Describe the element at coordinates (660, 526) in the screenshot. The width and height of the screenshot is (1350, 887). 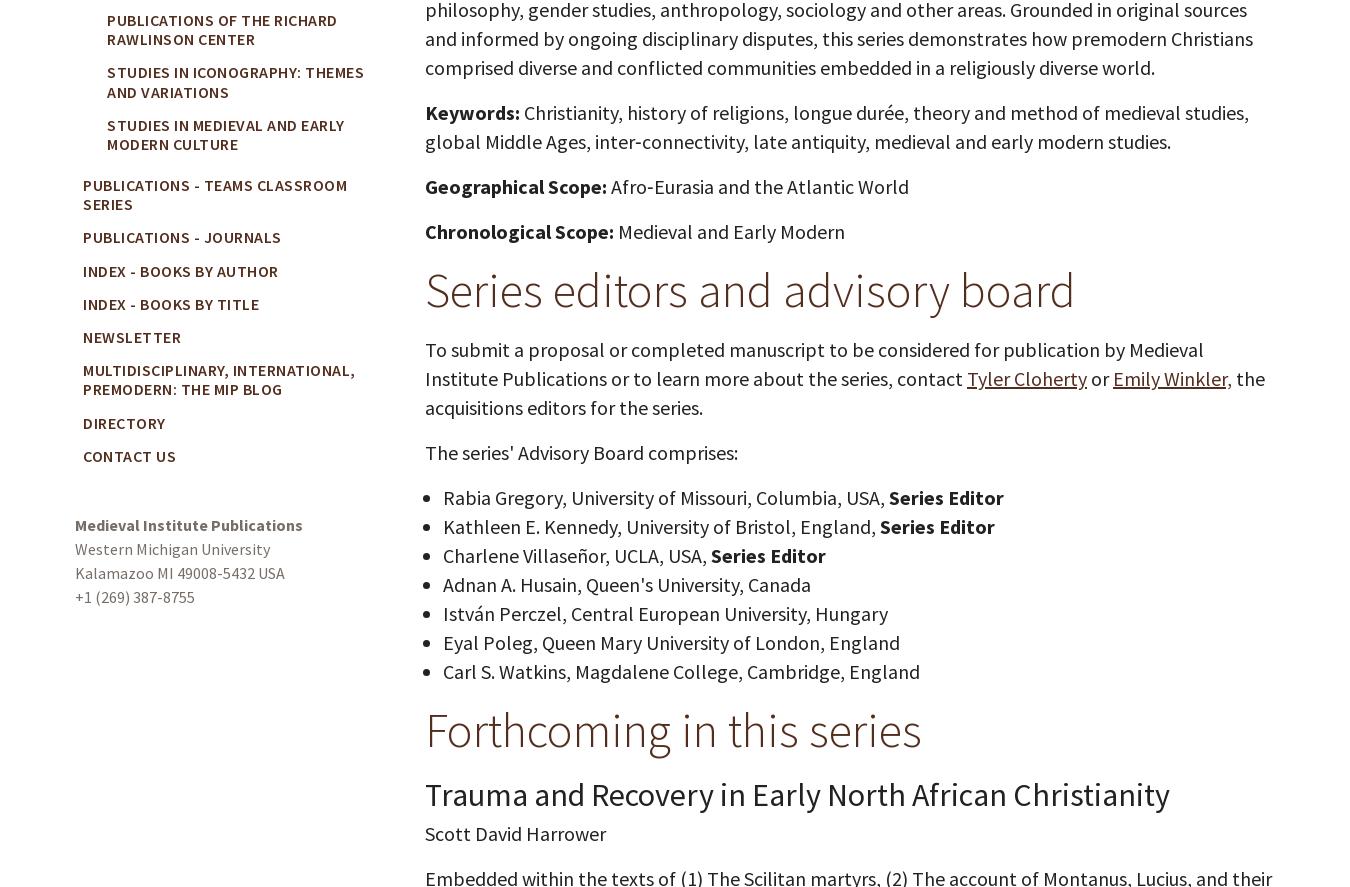
I see `'Kathleen E. Kennedy, University of Bristol, England,'` at that location.